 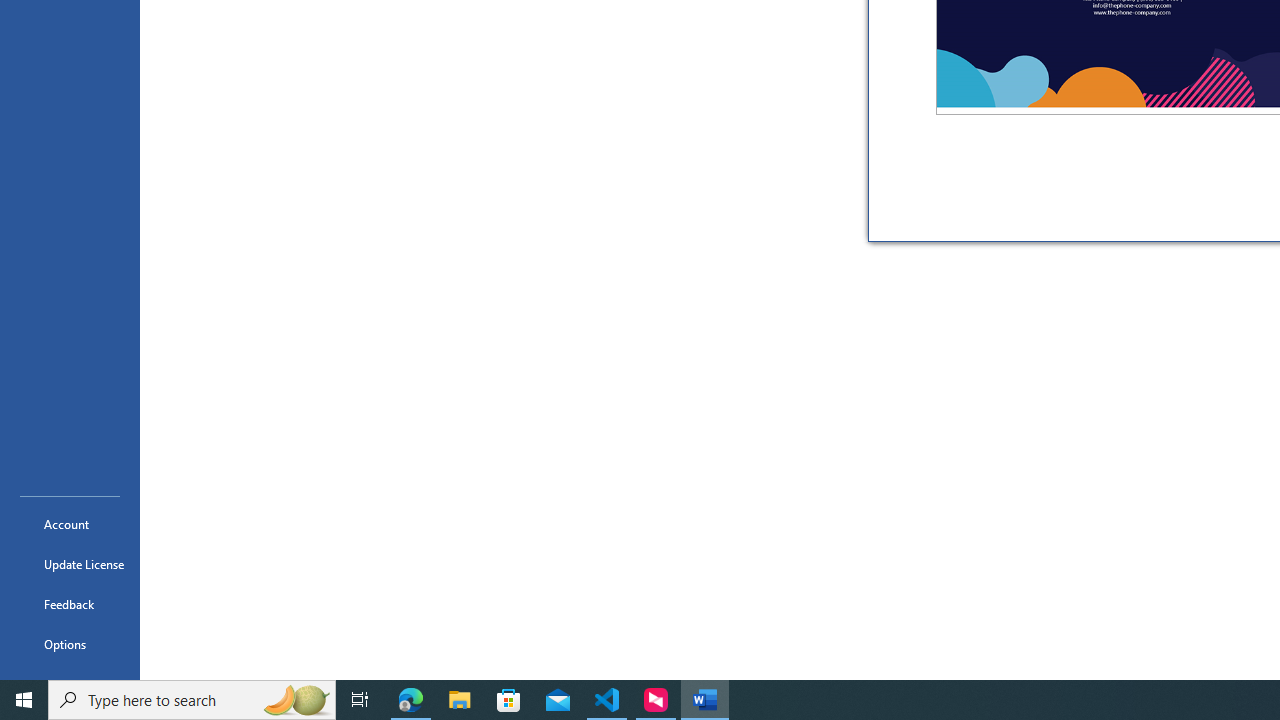 What do you see at coordinates (69, 564) in the screenshot?
I see `'Update License'` at bounding box center [69, 564].